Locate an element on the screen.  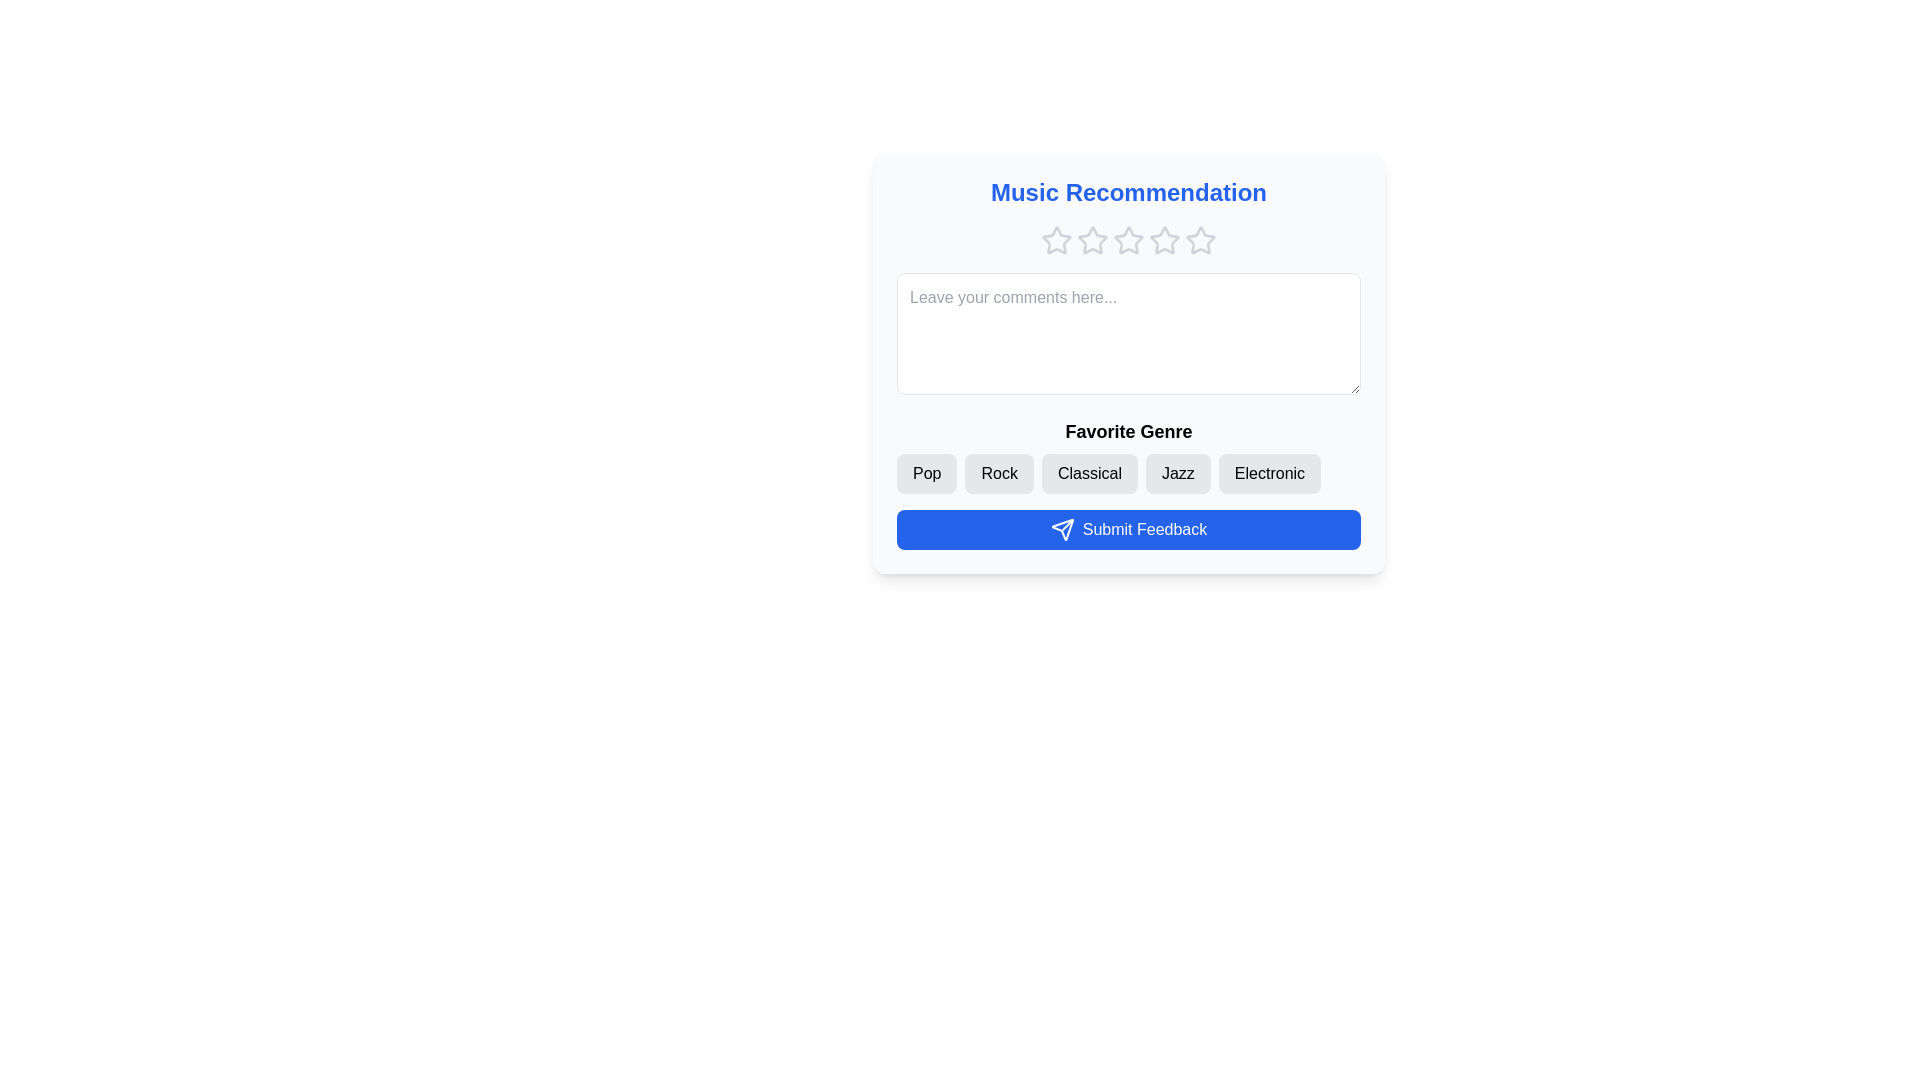
the 'Classical' genre button, which is a rectangular button with a gray background and the text 'Classical' in black, located under the label 'Favorite Genre' between the 'Rock' and 'Jazz' buttons is located at coordinates (1088, 474).